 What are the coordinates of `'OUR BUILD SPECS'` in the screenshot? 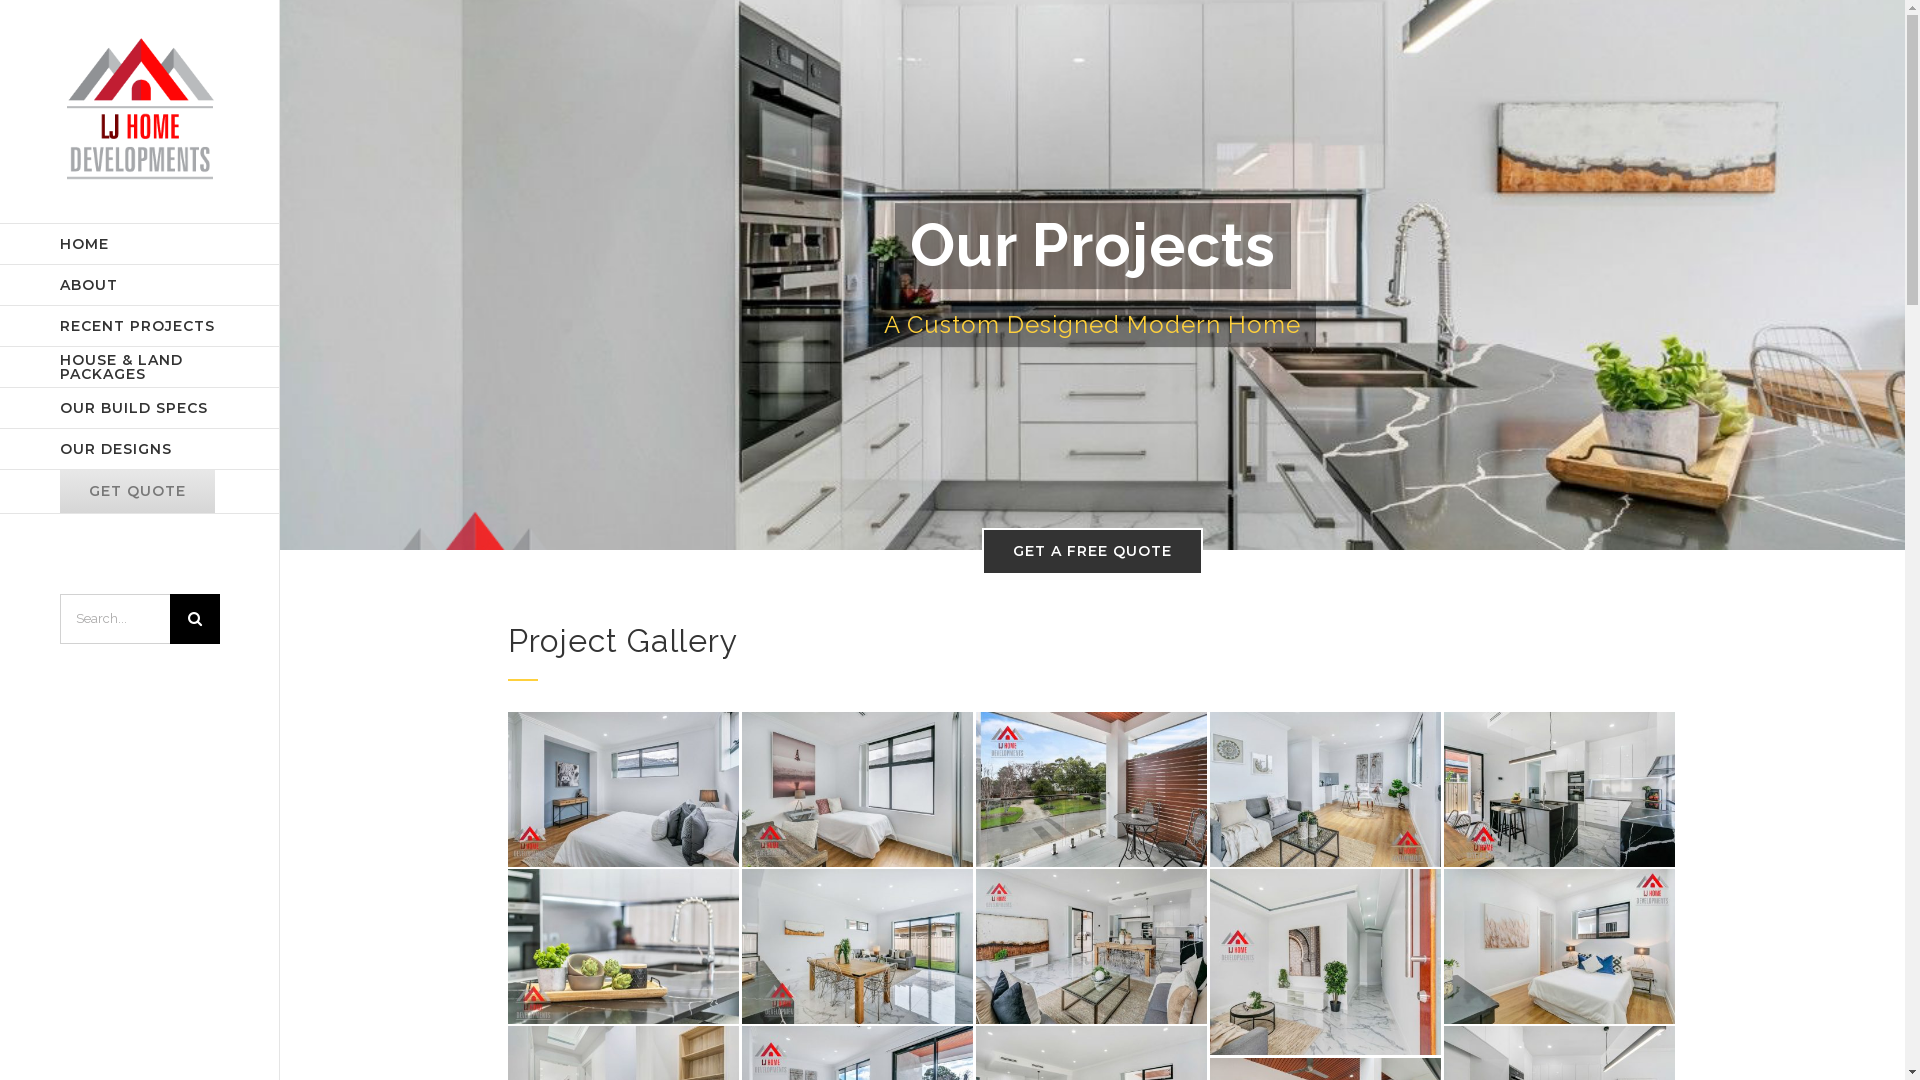 It's located at (138, 407).